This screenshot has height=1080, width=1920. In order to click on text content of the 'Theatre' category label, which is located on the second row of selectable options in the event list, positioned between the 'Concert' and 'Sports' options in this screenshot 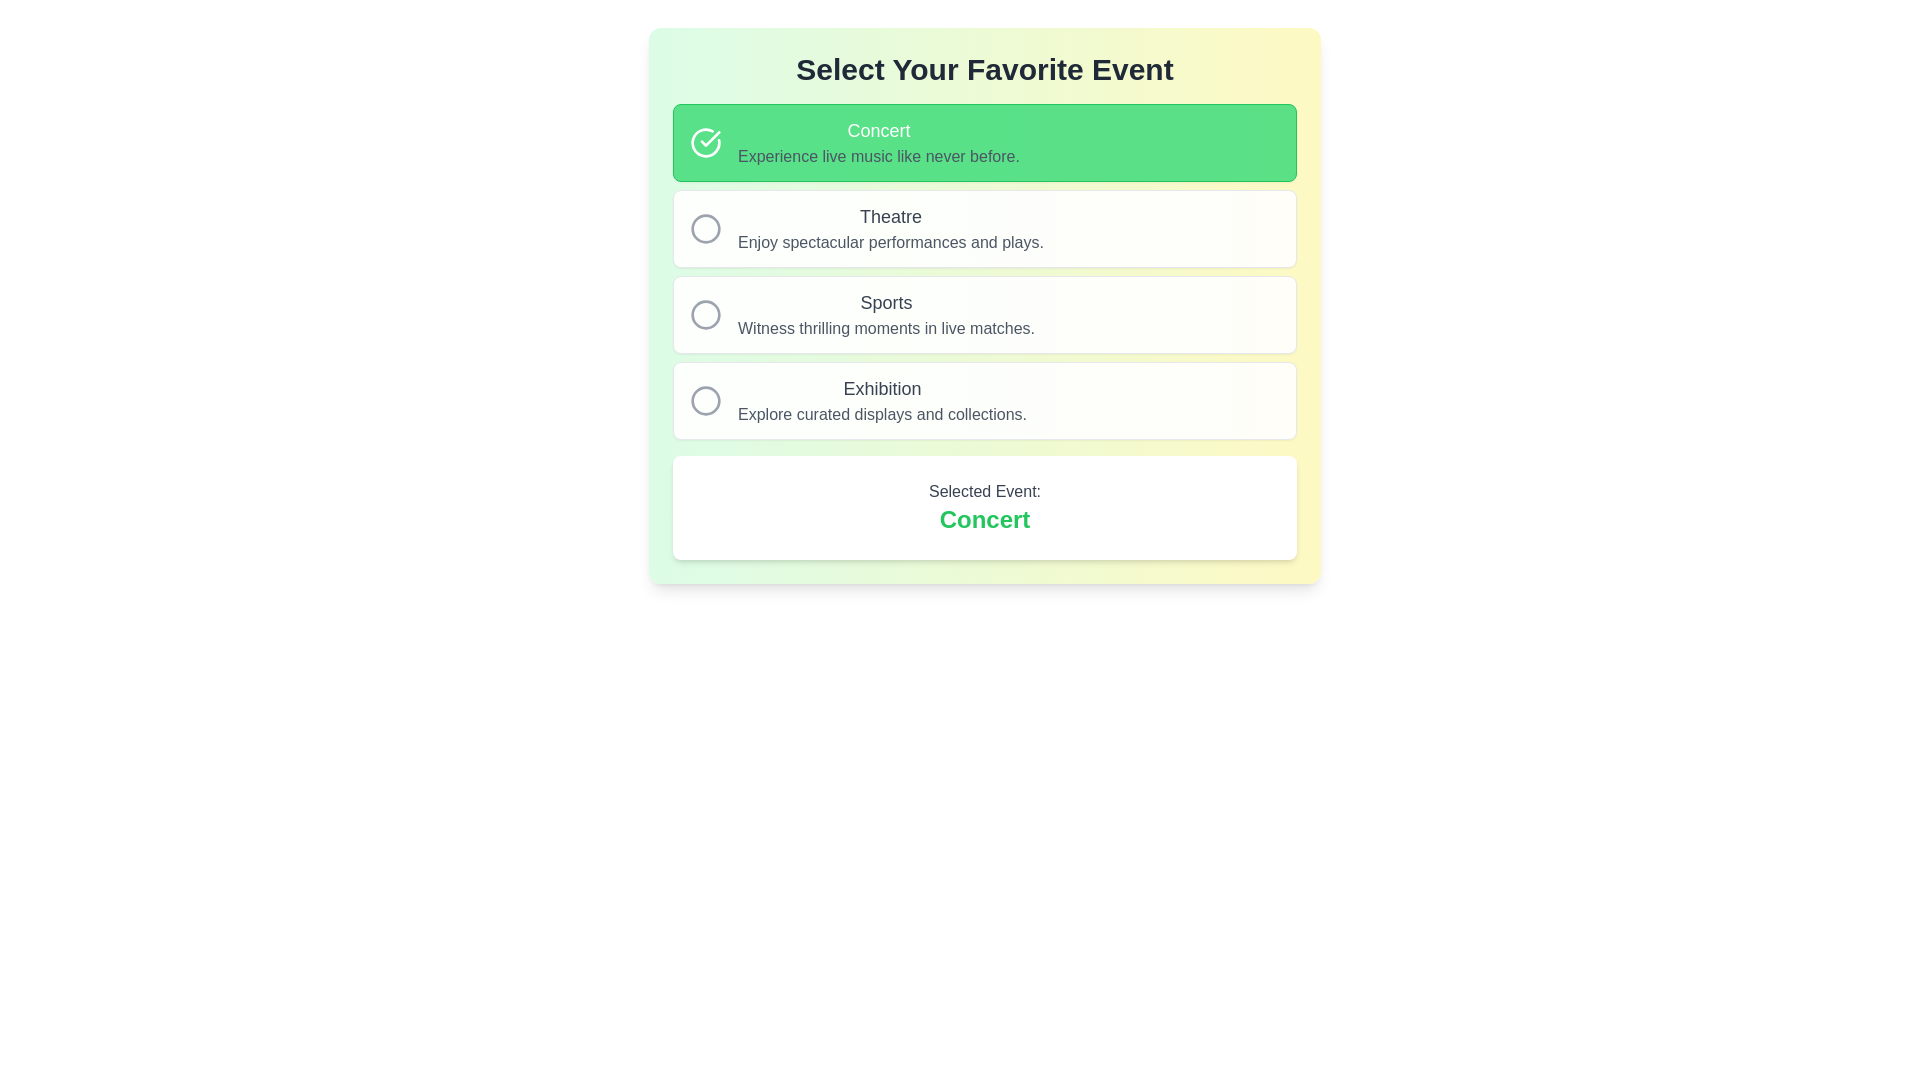, I will do `click(889, 216)`.